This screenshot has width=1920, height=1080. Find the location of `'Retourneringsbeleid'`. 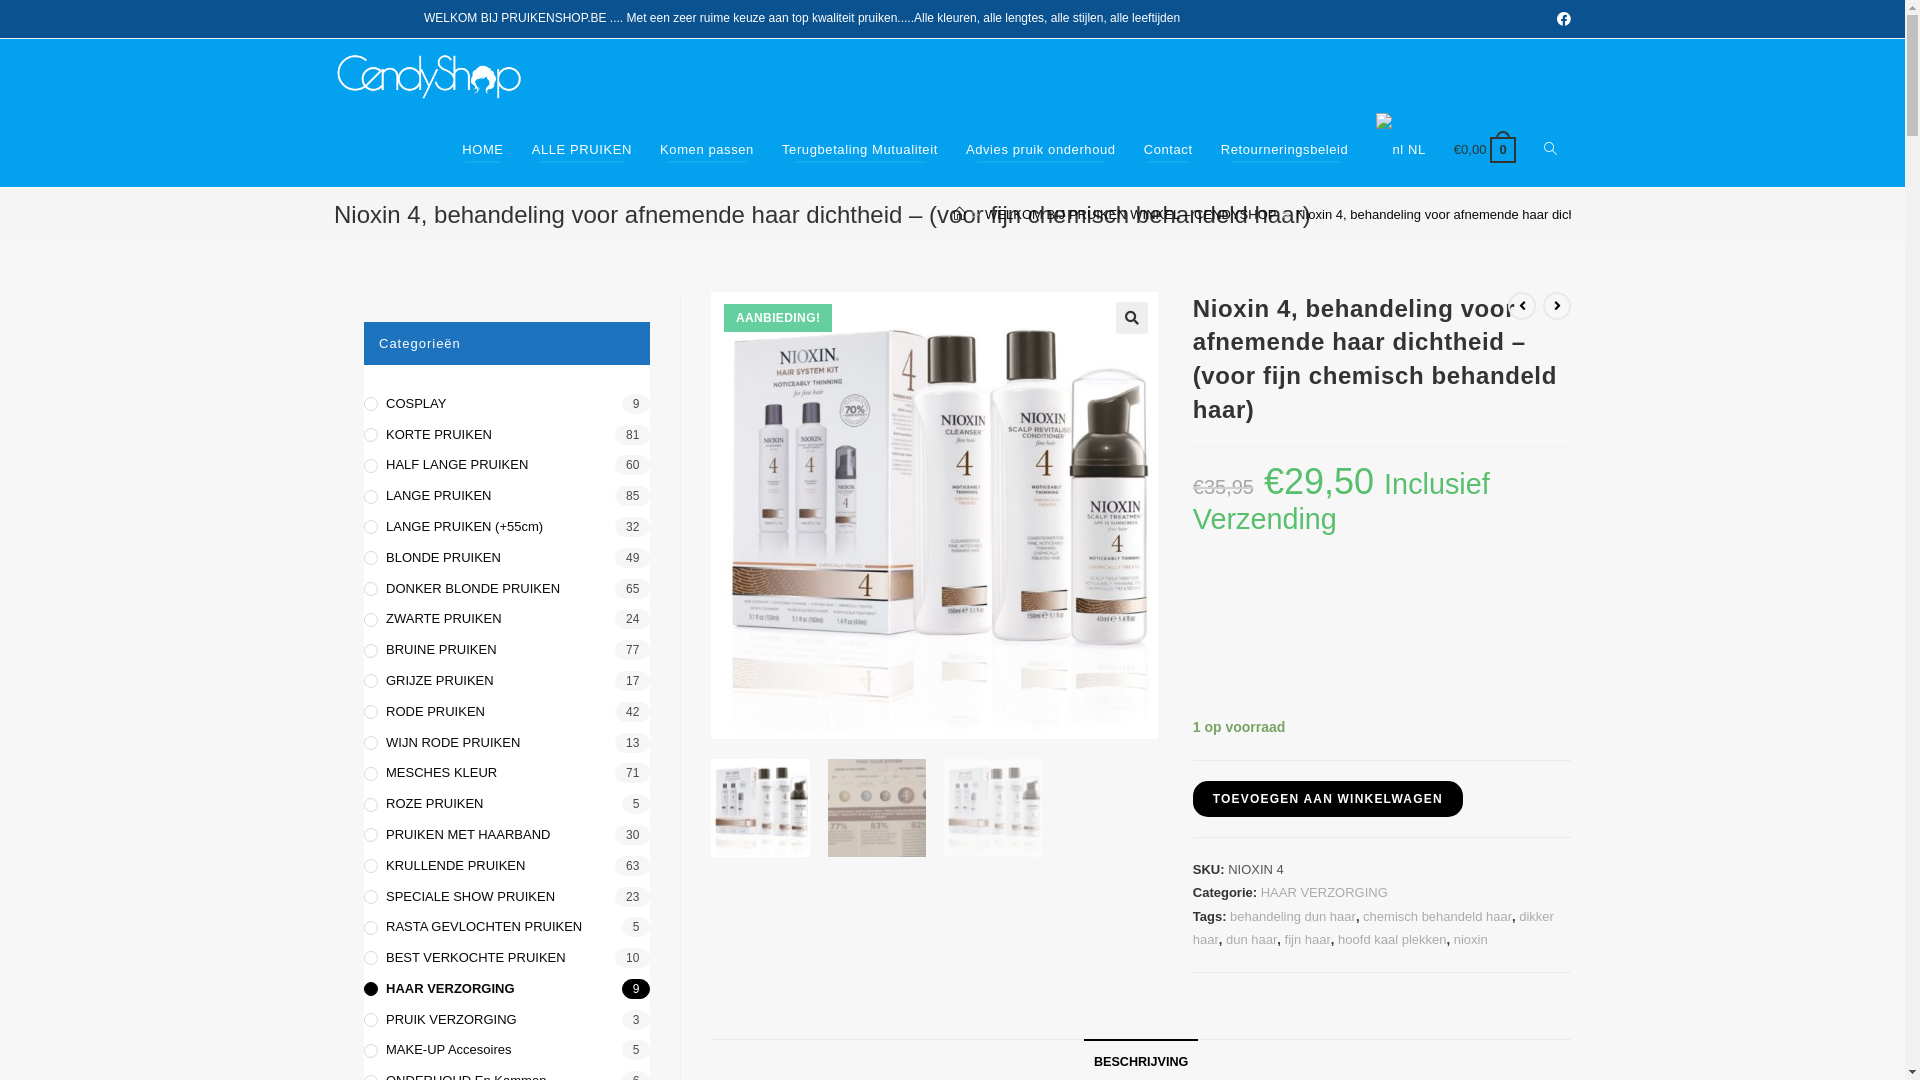

'Retourneringsbeleid' is located at coordinates (1285, 149).